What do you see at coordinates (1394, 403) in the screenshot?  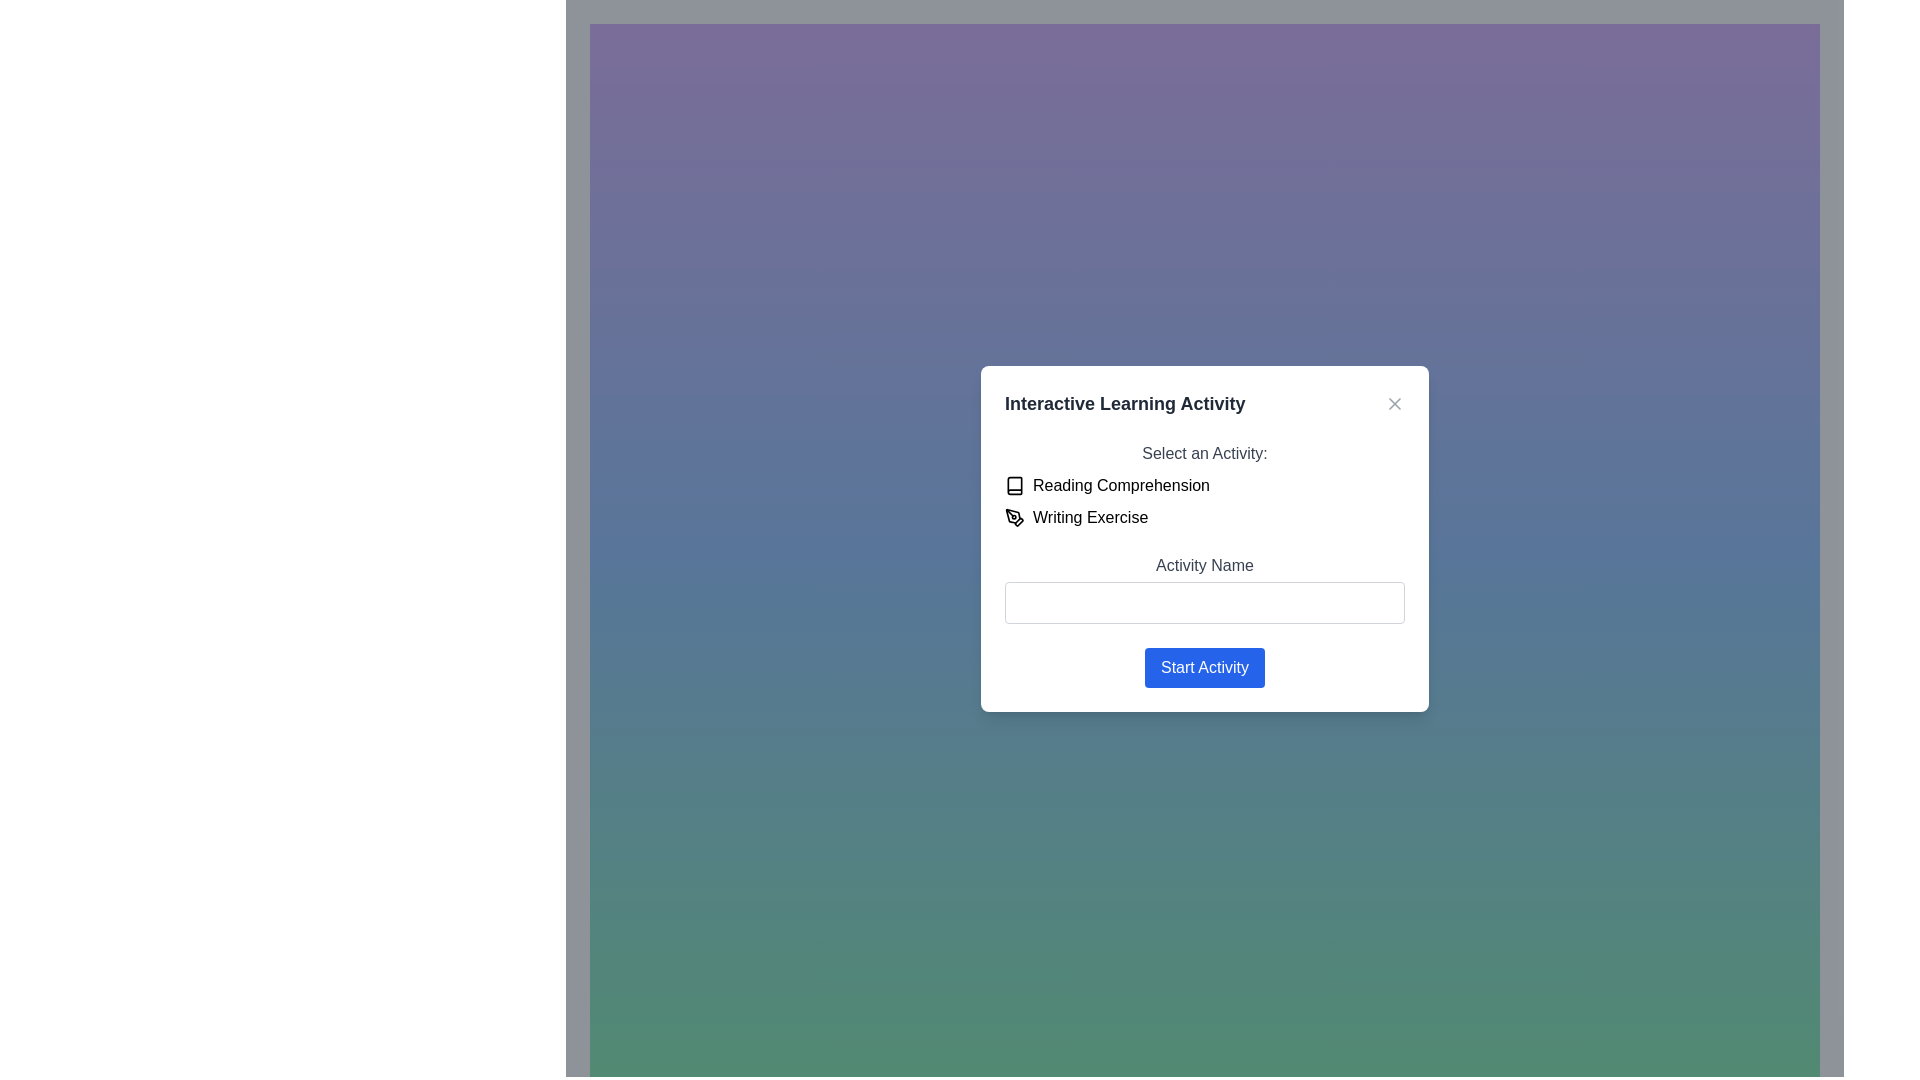 I see `the small 'X' icon in the top-right corner of the header bar` at bounding box center [1394, 403].